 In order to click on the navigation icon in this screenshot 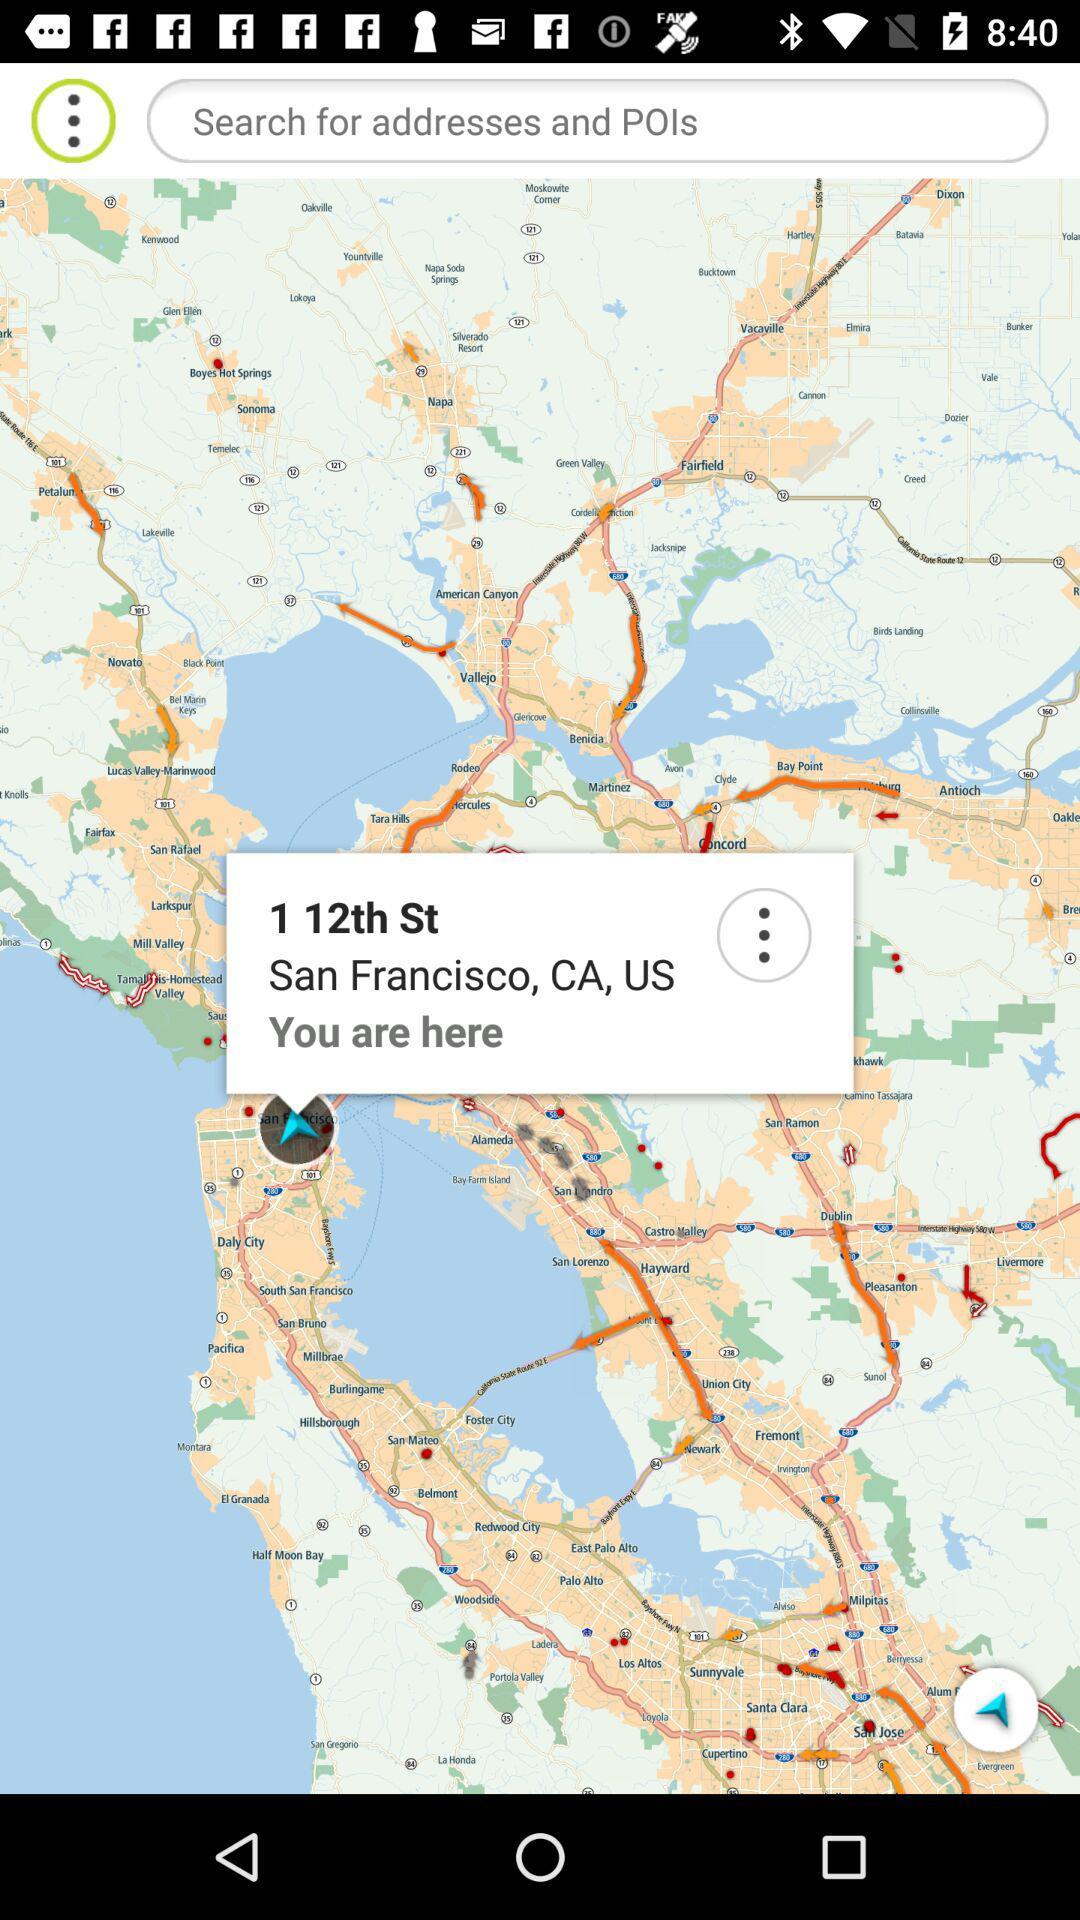, I will do `click(995, 1708)`.